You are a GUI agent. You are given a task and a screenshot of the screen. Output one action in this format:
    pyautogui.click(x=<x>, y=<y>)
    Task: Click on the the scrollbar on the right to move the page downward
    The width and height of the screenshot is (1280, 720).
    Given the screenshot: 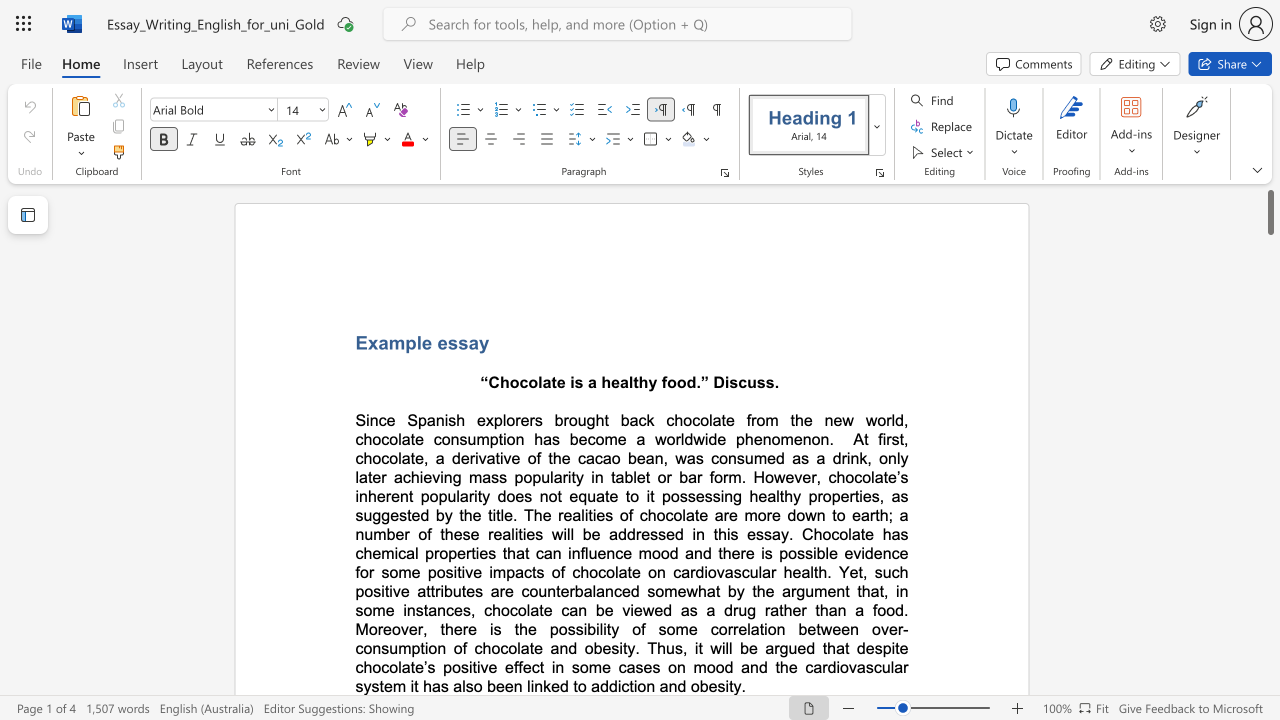 What is the action you would take?
    pyautogui.click(x=1269, y=390)
    